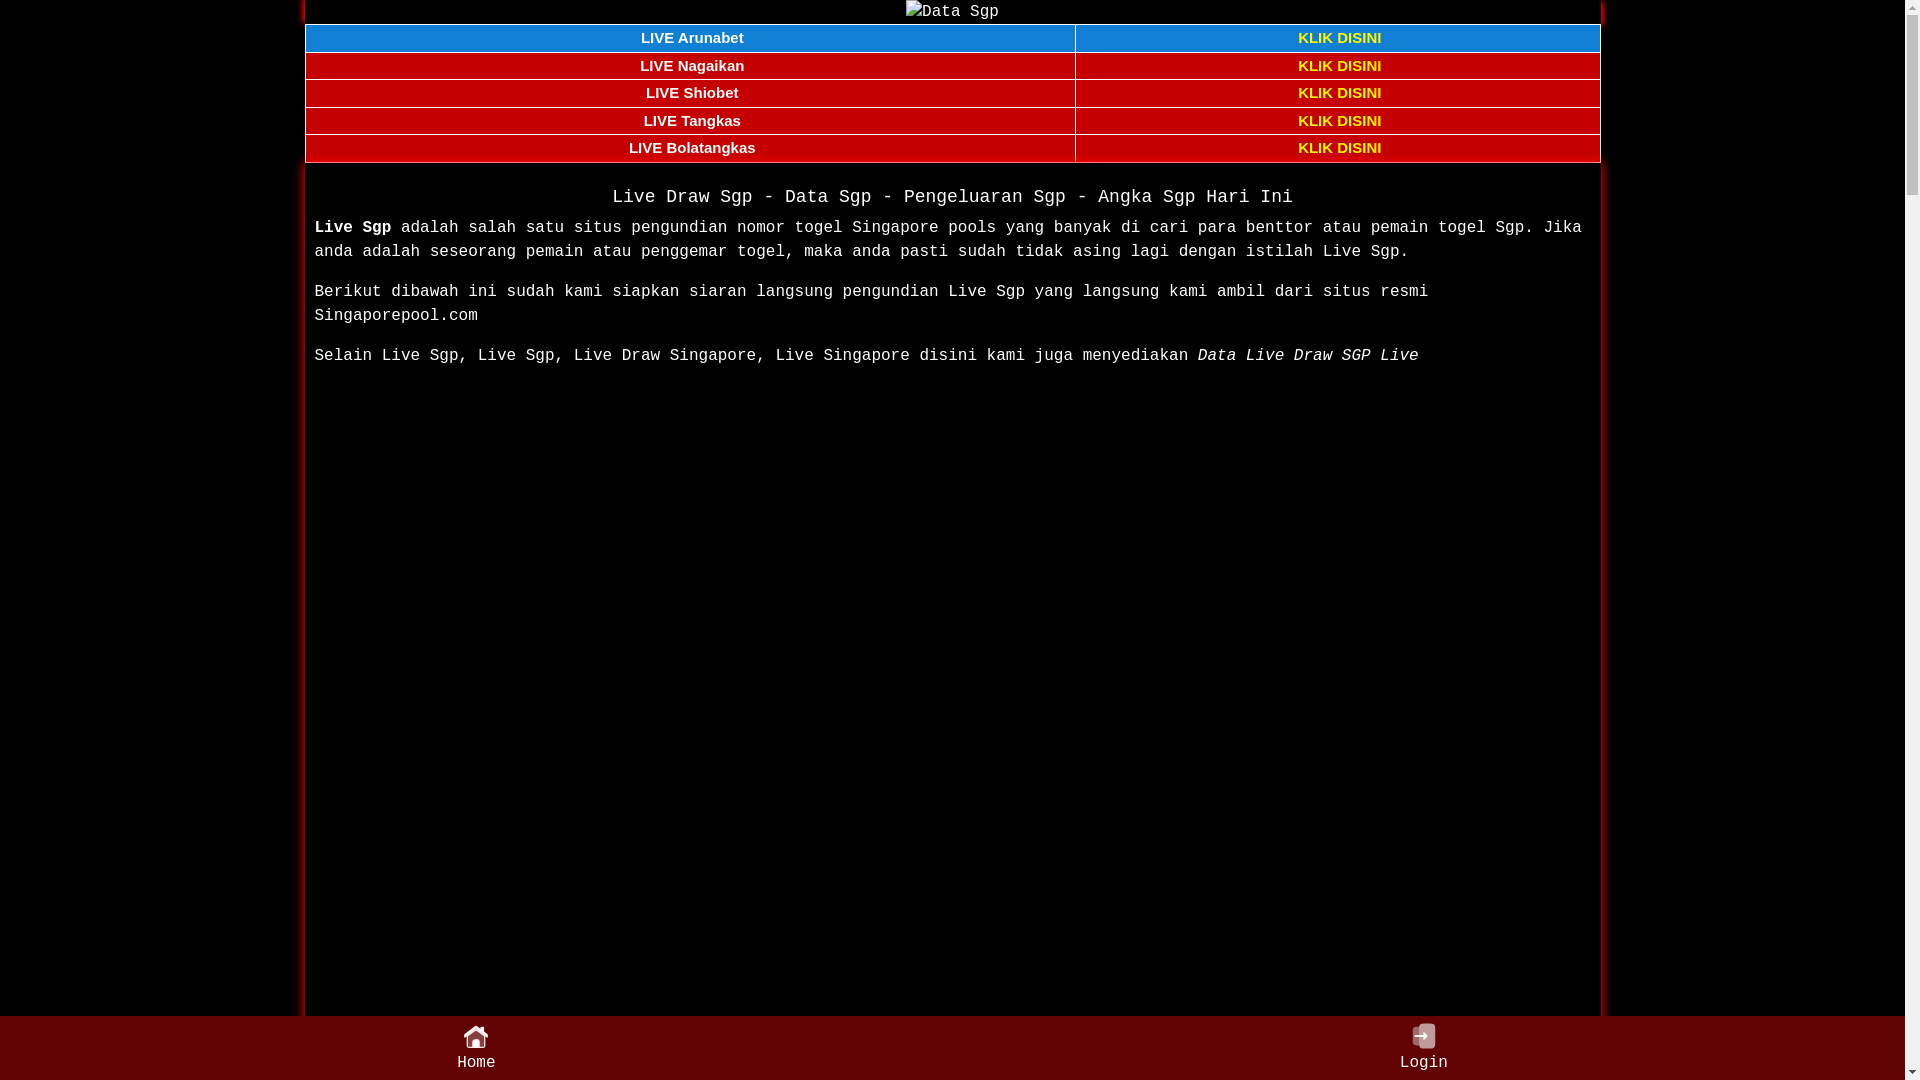  I want to click on 'Live Sgp', so click(352, 226).